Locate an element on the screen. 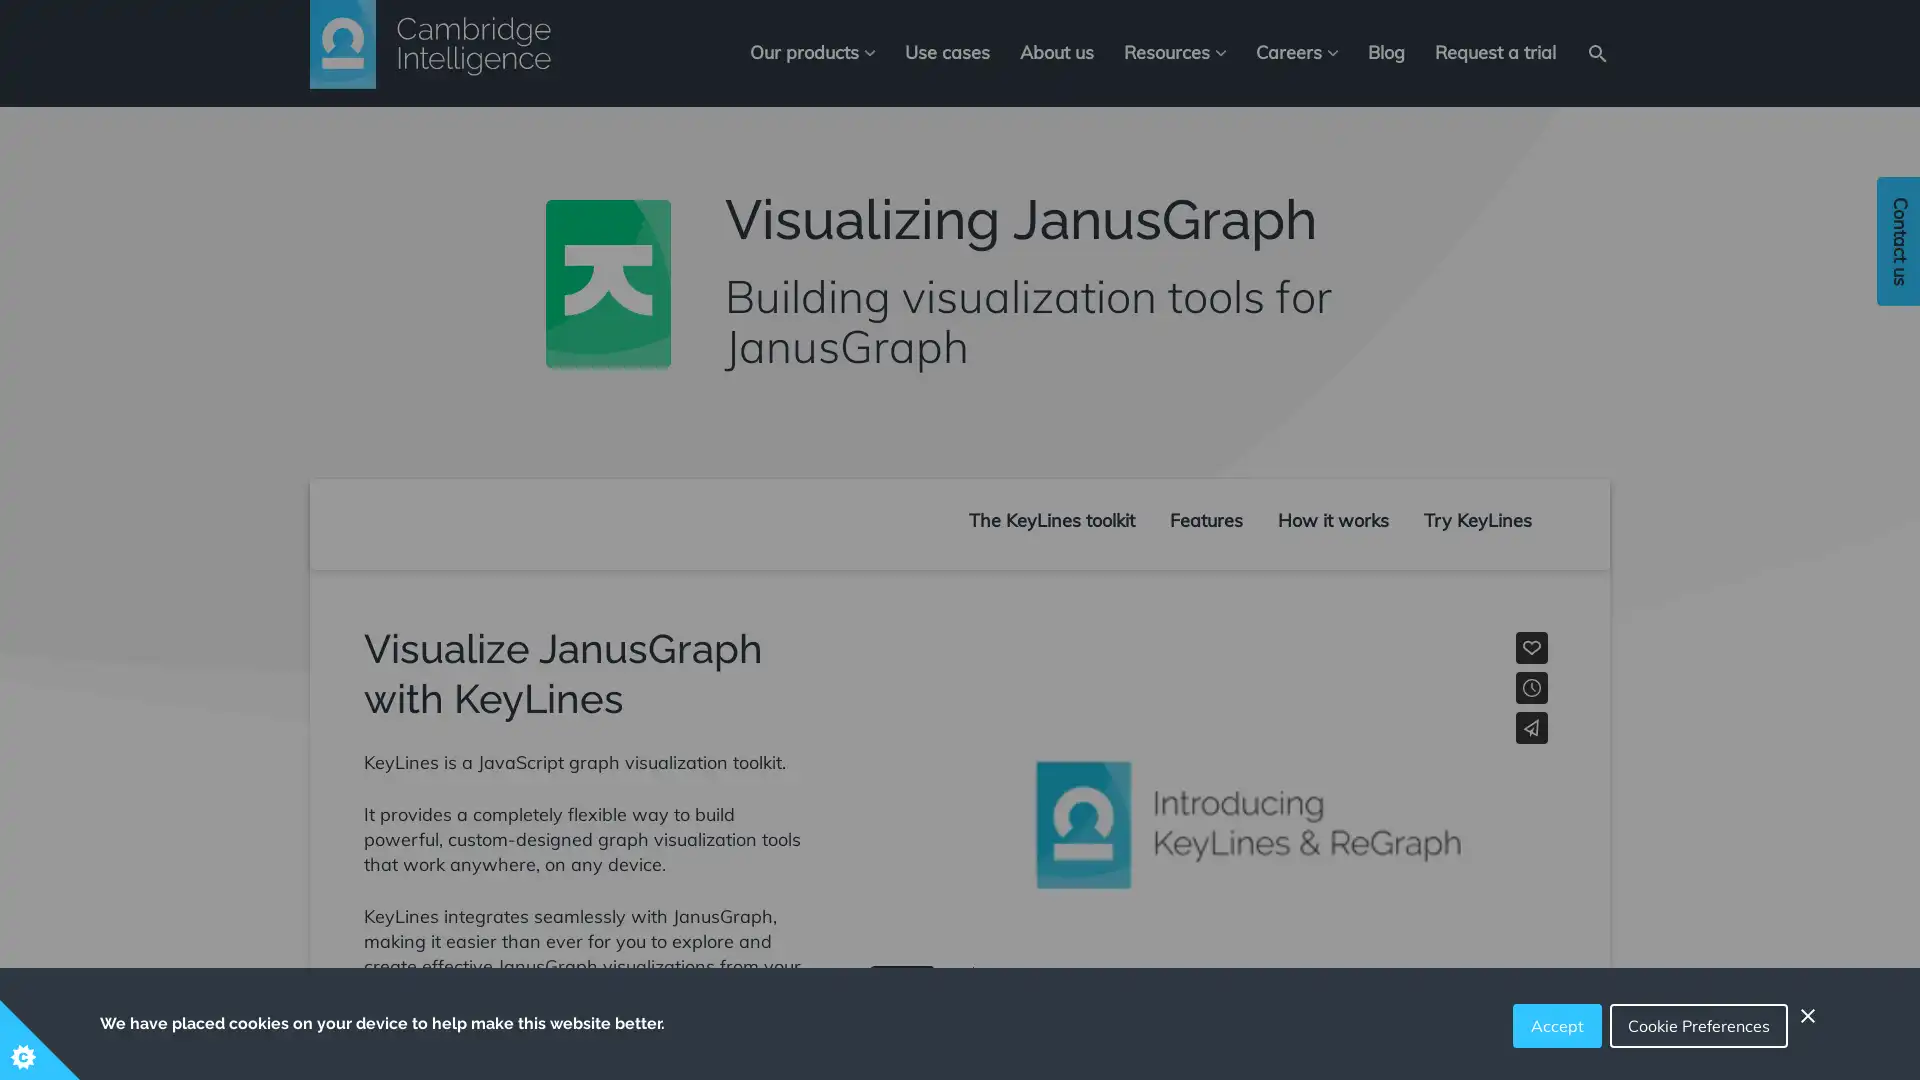 The height and width of the screenshot is (1080, 1920). Cookie Preferences is located at coordinates (1698, 1026).